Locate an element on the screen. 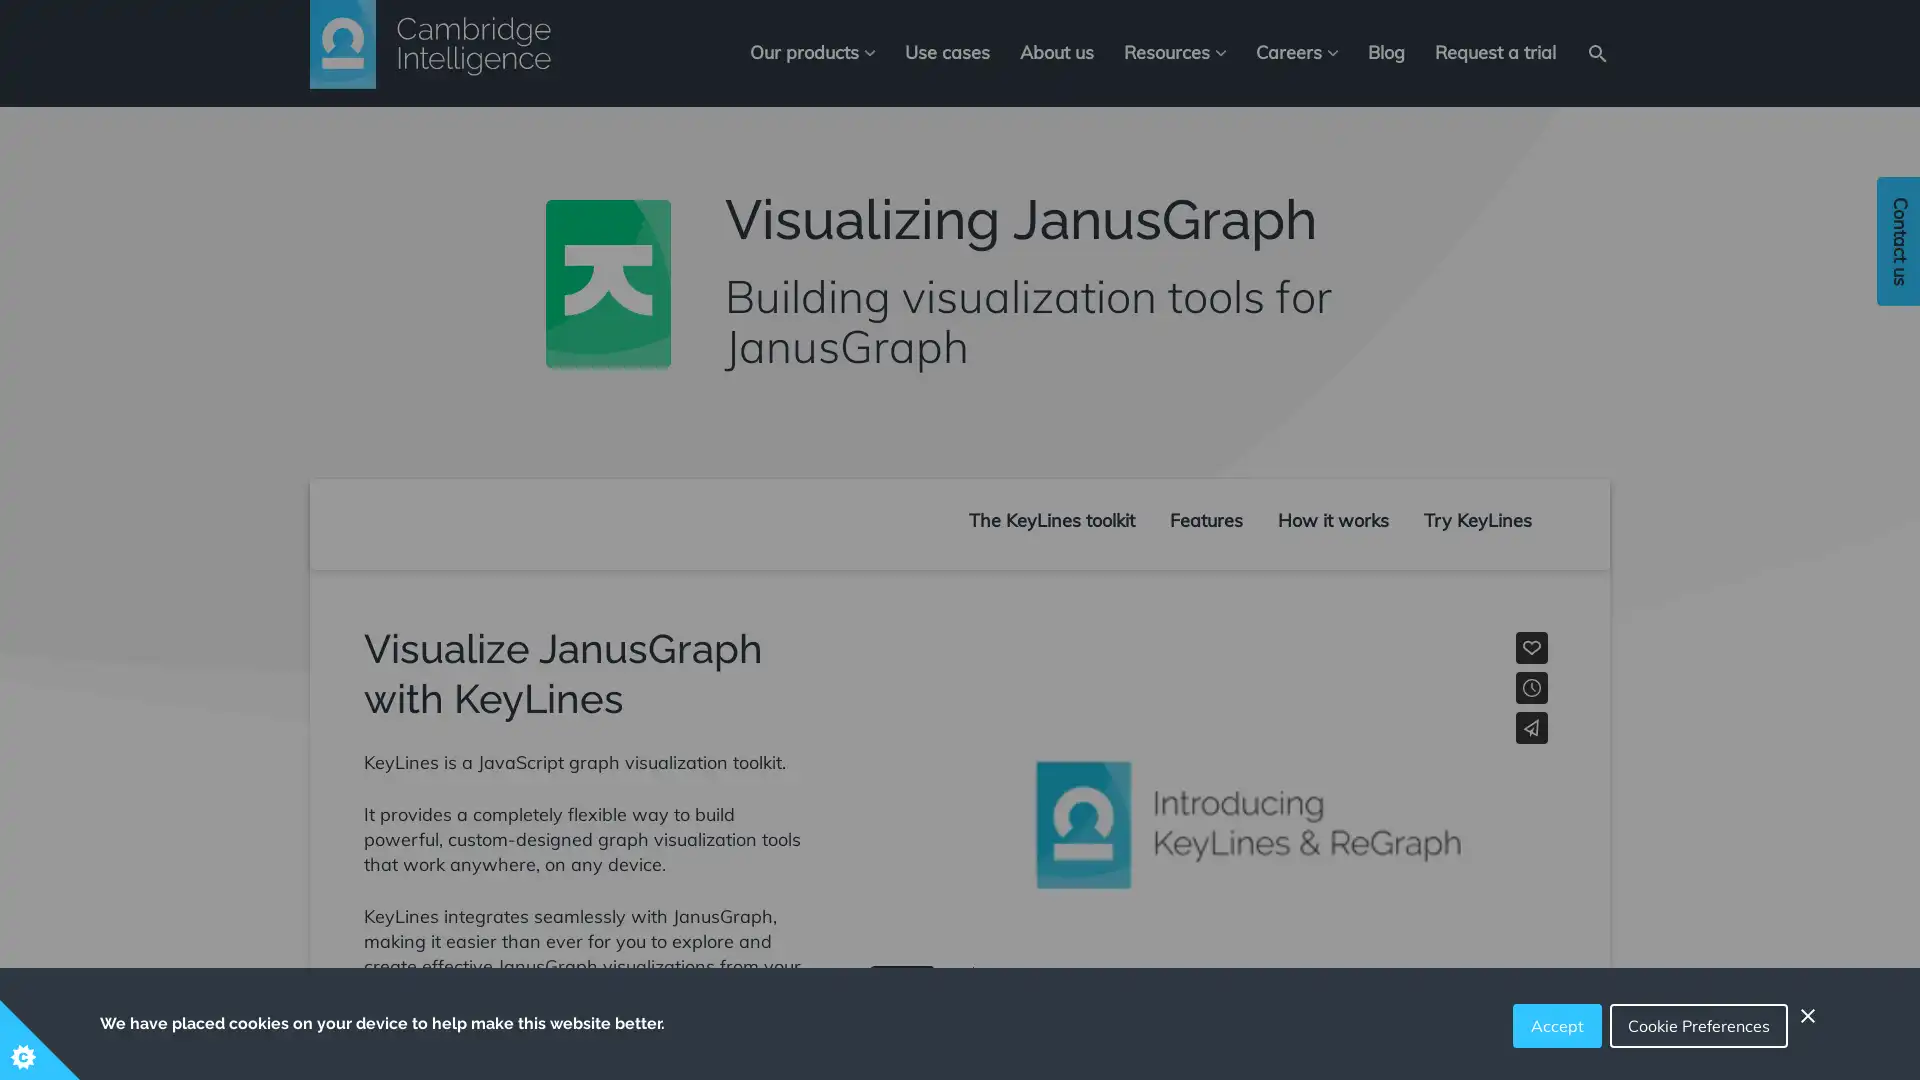 The height and width of the screenshot is (1080, 1920). Cookie Preferences is located at coordinates (1698, 1026).